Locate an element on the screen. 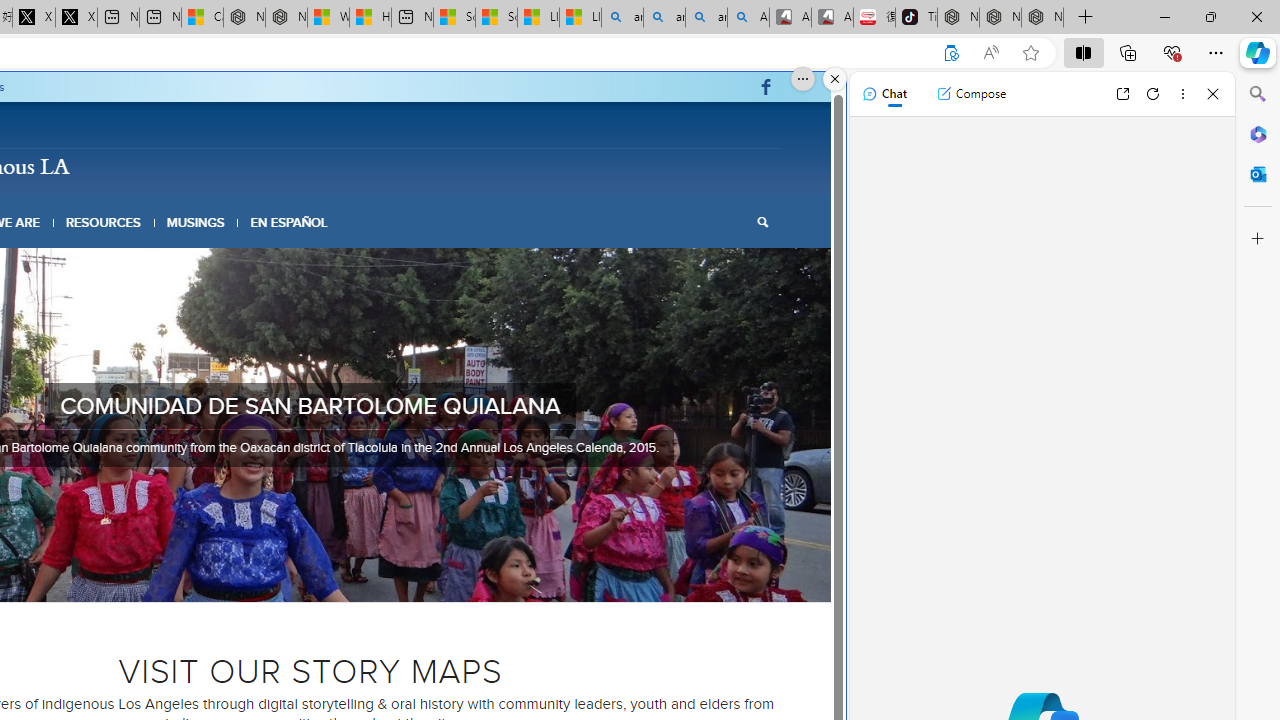 The height and width of the screenshot is (720, 1280). 'Link to Facebook' is located at coordinates (765, 86).